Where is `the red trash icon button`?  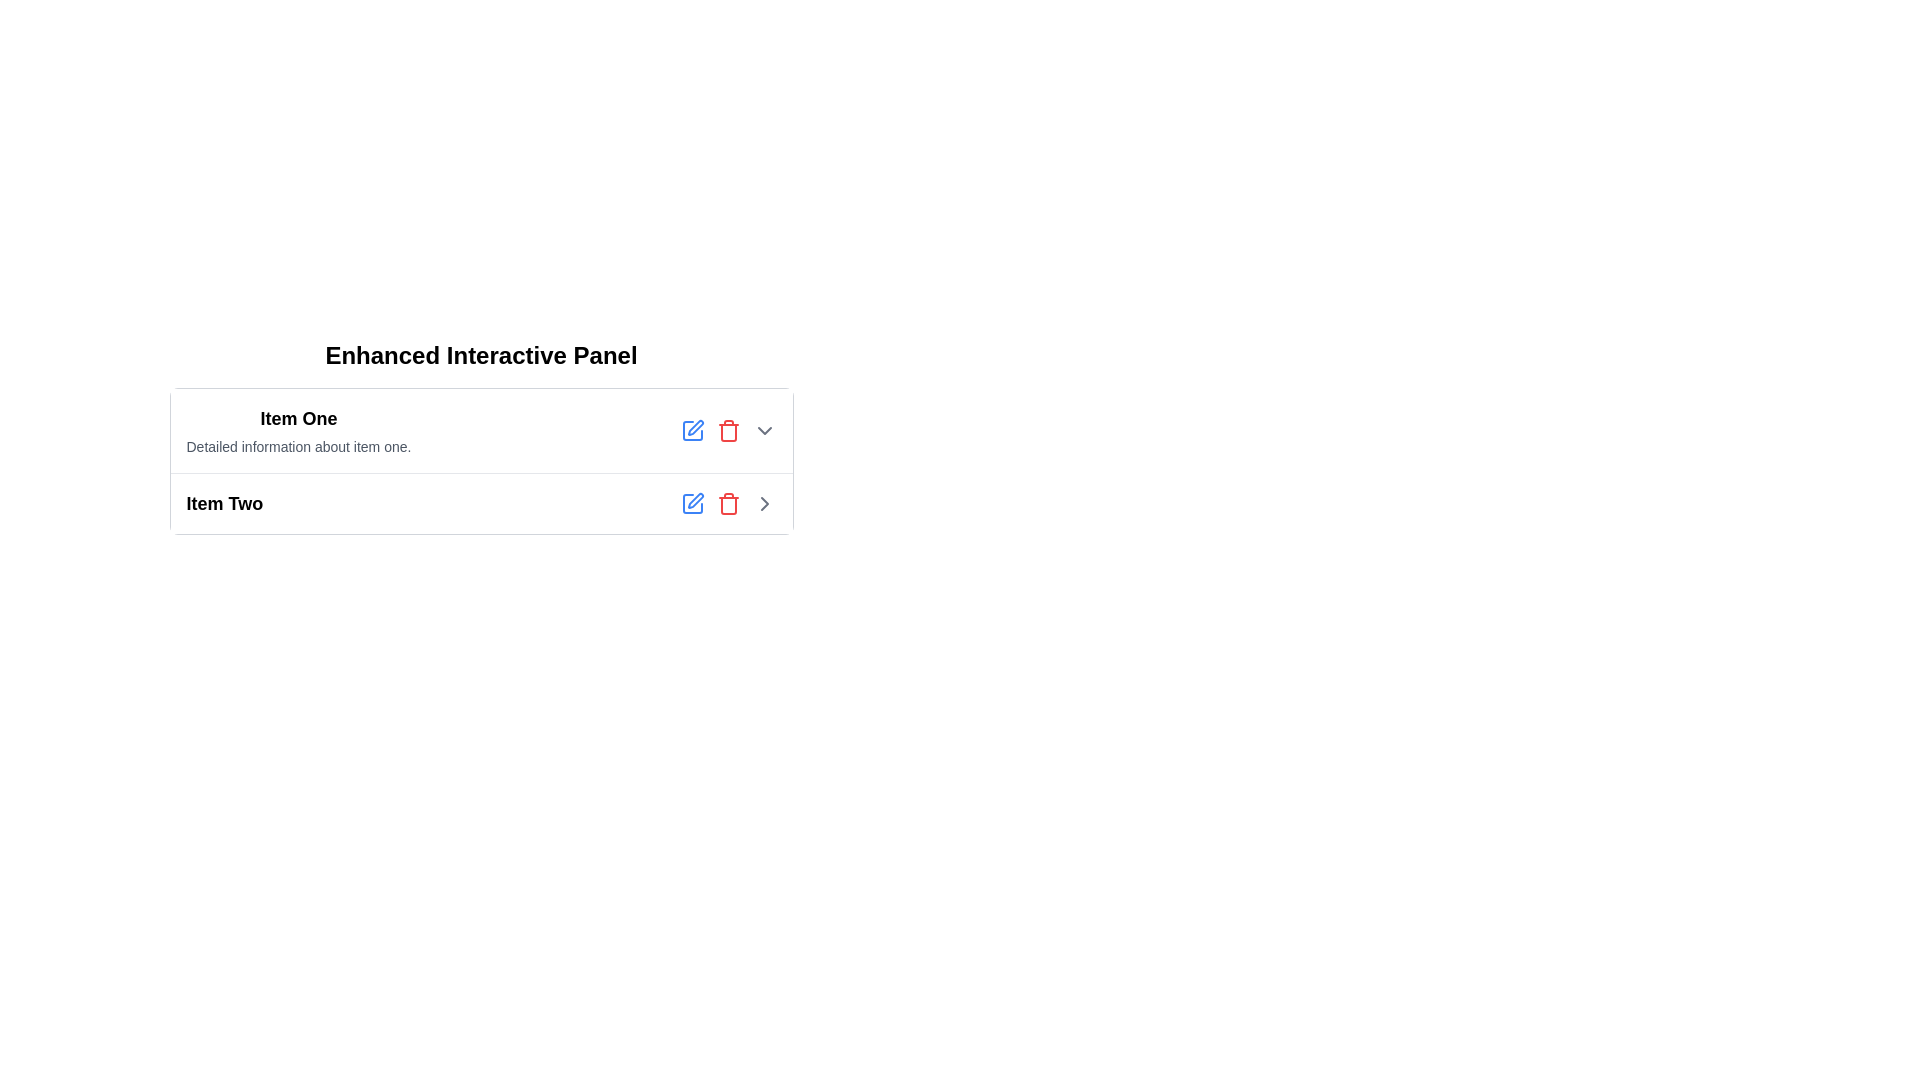 the red trash icon button is located at coordinates (727, 503).